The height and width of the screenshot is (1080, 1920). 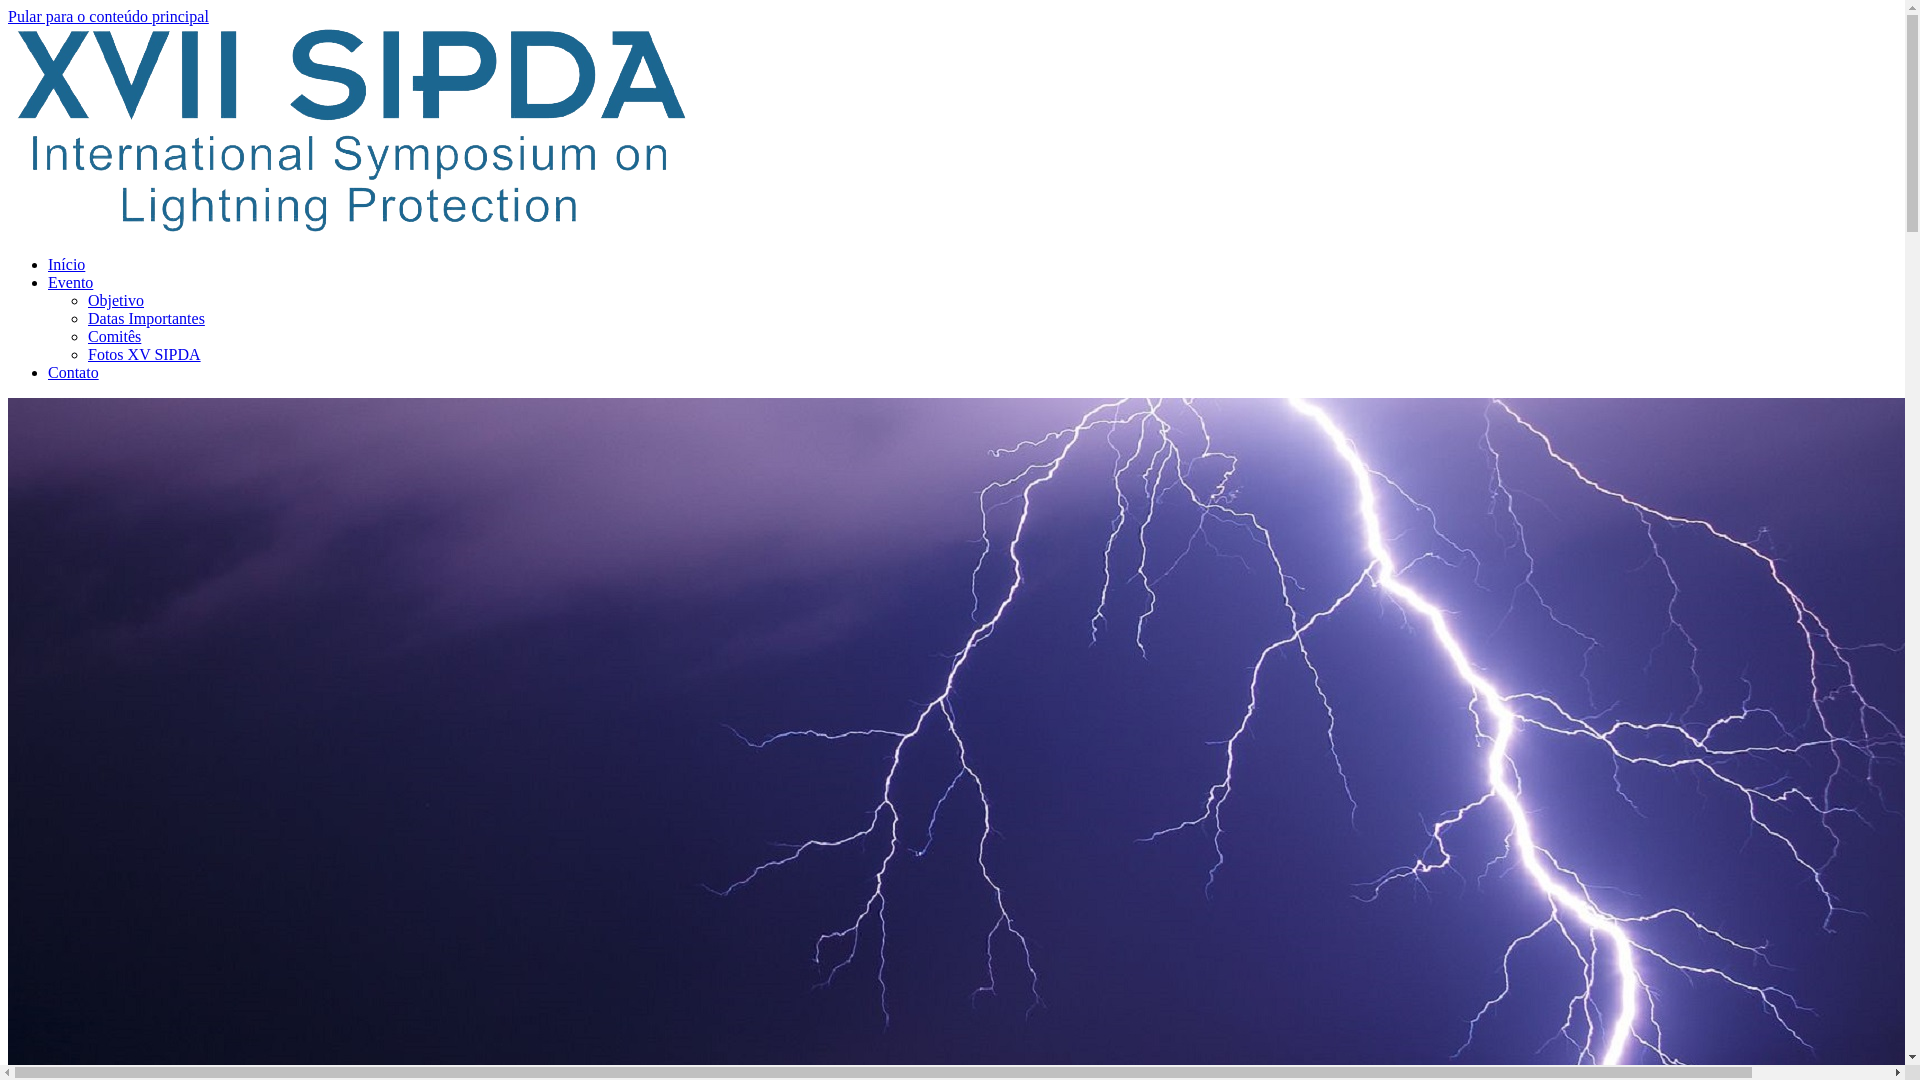 I want to click on 'Fotos XV SIPDA', so click(x=143, y=353).